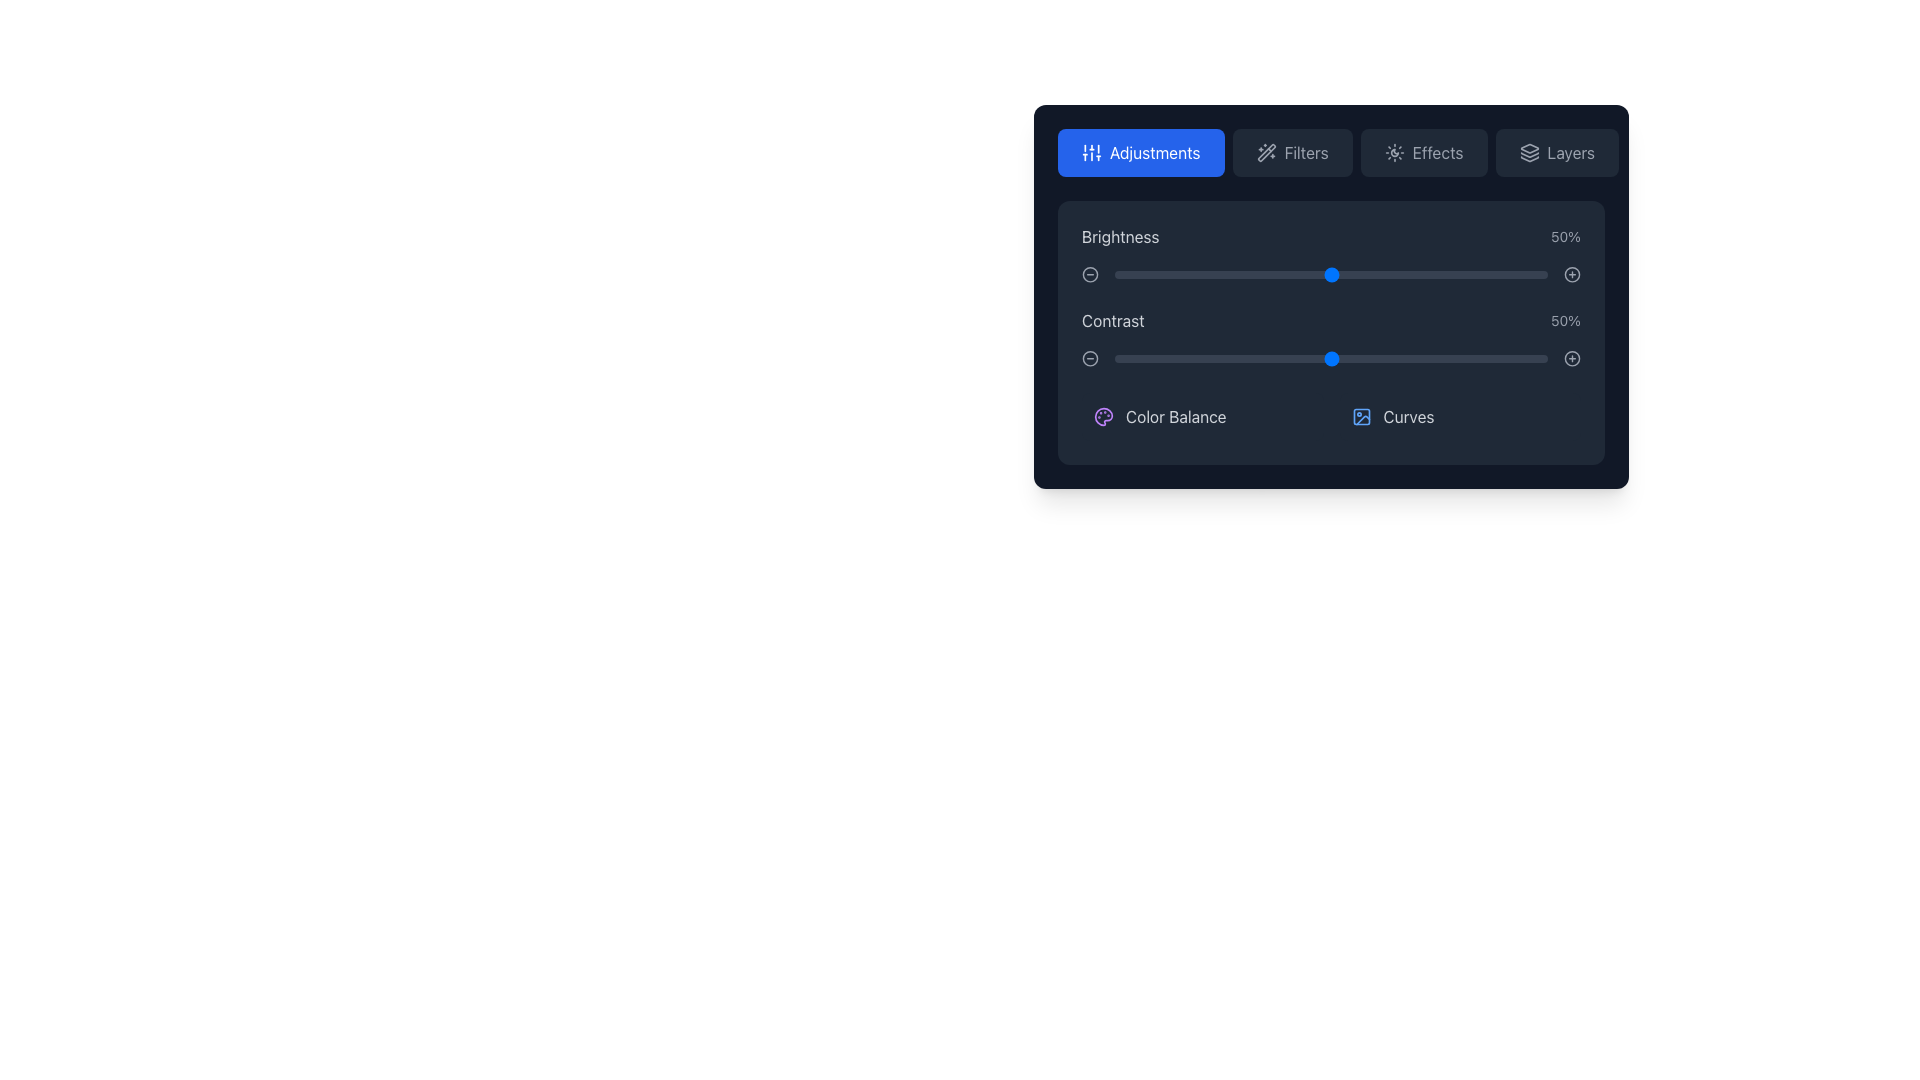 This screenshot has width=1920, height=1080. I want to click on the 'Effects' label in the horizontal navigation menu, so click(1437, 152).